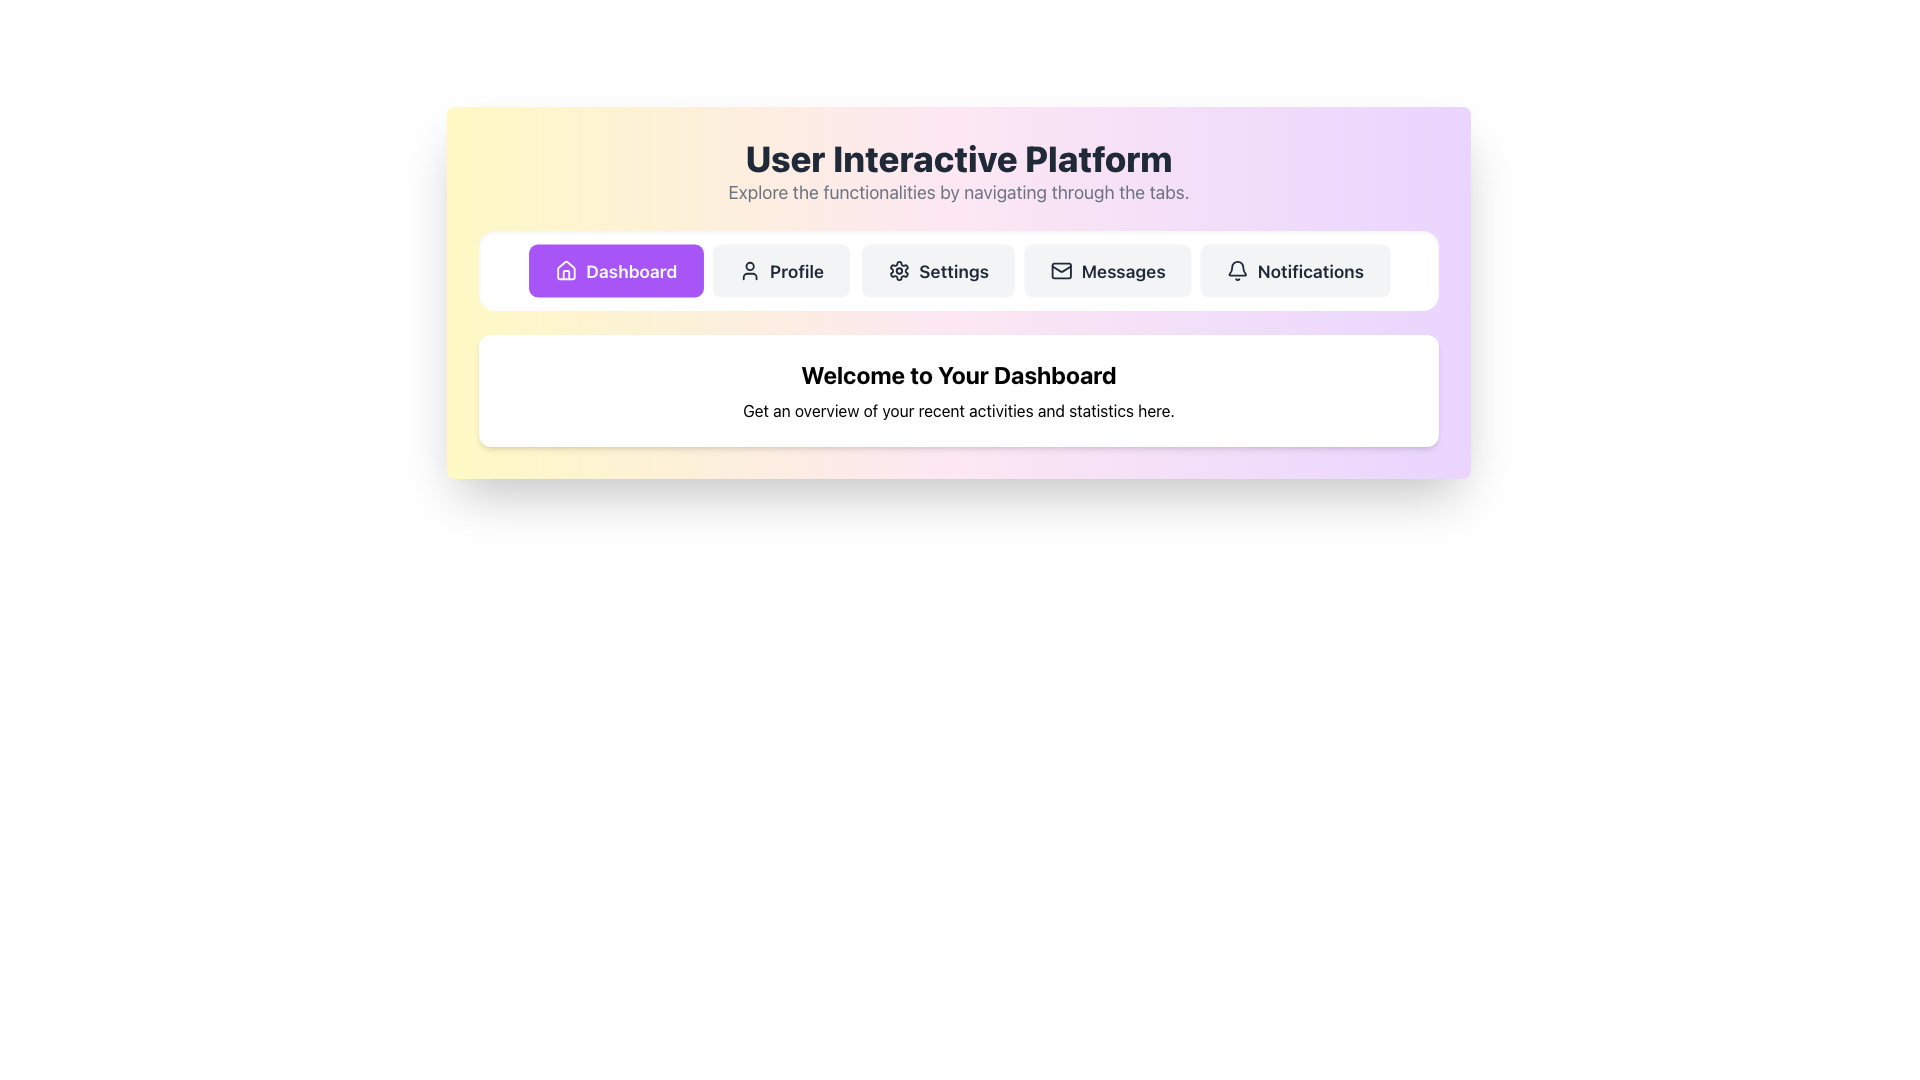  I want to click on the area surrounding the 'Notifications' text label in the navigation bar, so click(1310, 270).